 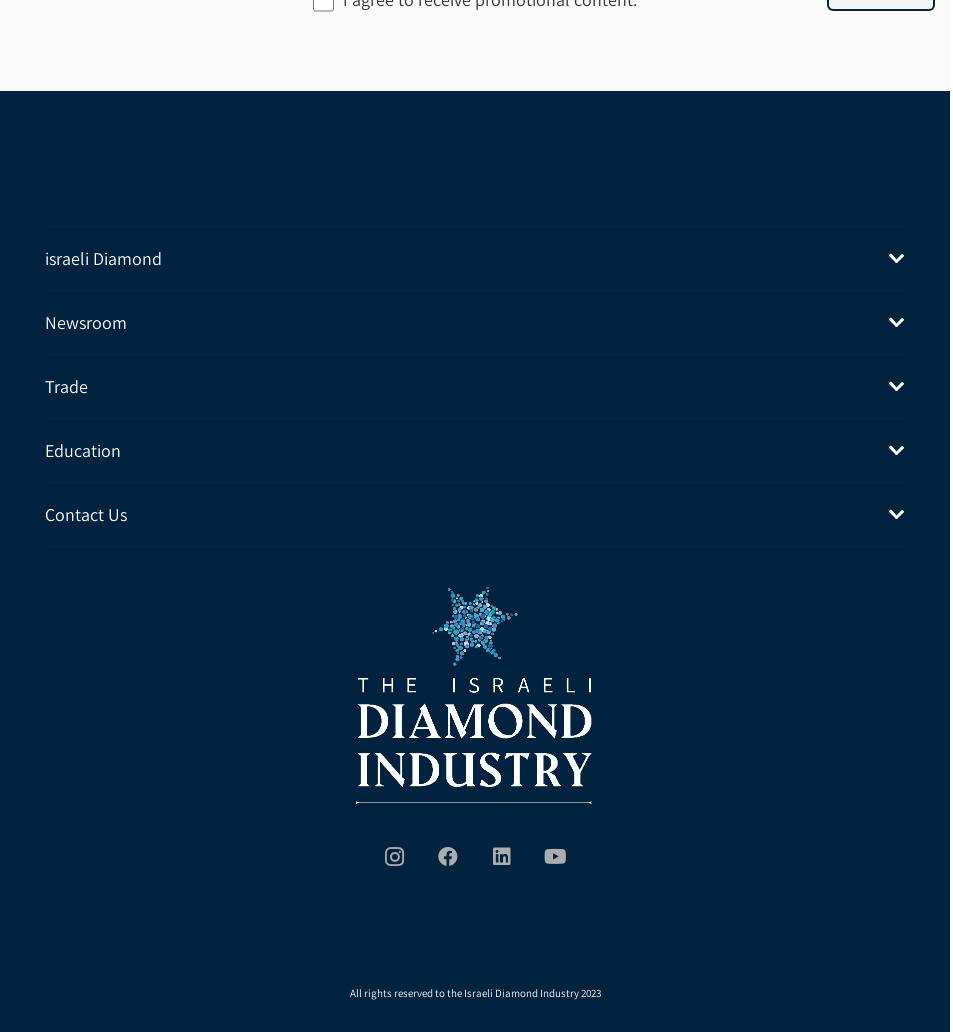 What do you see at coordinates (473, 990) in the screenshot?
I see `'All rights reserved to the Israeli Diamond Industry 2023'` at bounding box center [473, 990].